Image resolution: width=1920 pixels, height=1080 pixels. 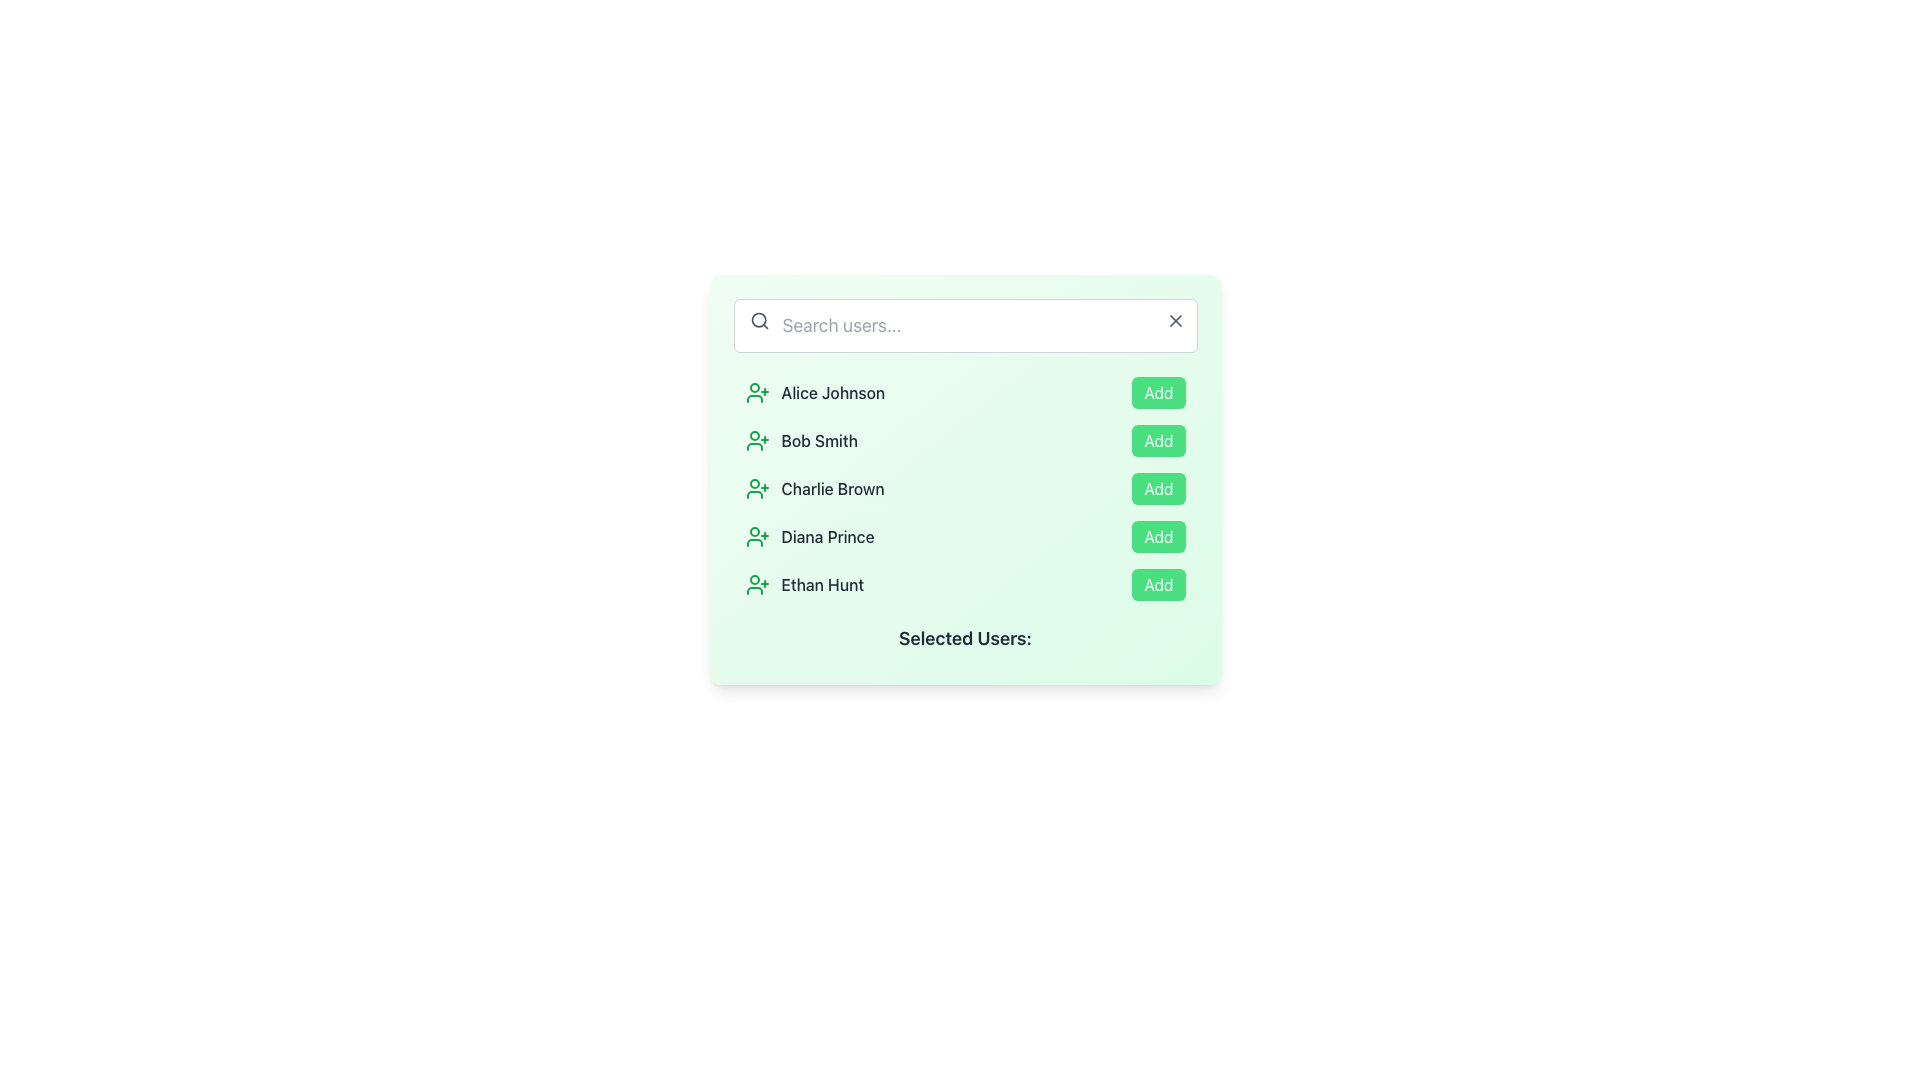 What do you see at coordinates (815, 393) in the screenshot?
I see `on the text label displaying the user's name 'Alice Johnson'` at bounding box center [815, 393].